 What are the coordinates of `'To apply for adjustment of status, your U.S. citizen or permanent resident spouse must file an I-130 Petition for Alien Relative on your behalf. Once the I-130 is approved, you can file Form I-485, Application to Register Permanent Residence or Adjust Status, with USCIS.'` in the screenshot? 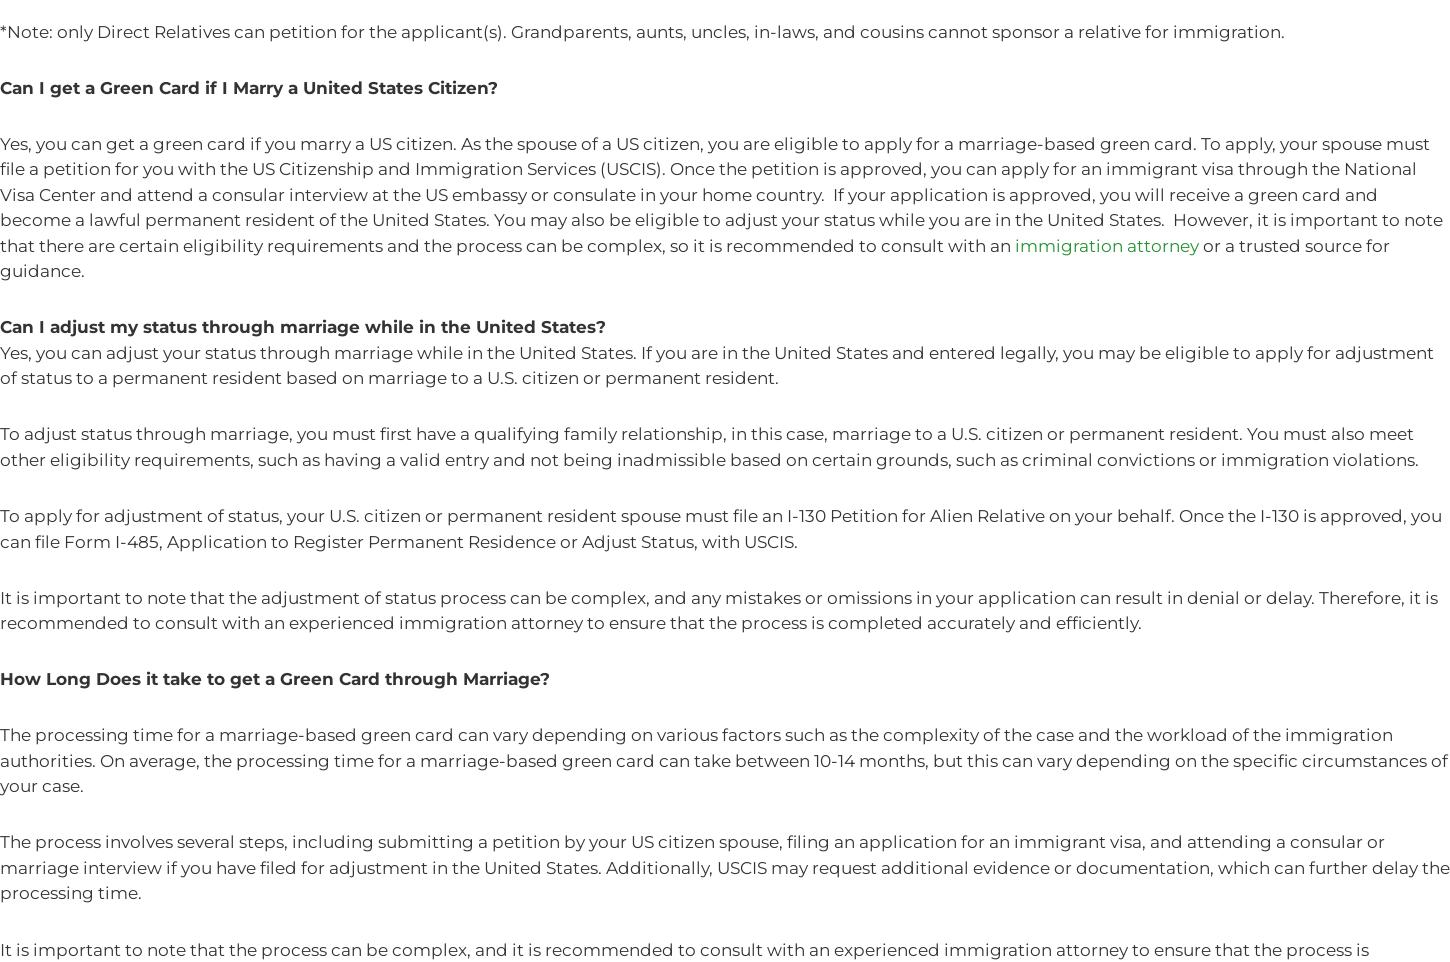 It's located at (719, 527).